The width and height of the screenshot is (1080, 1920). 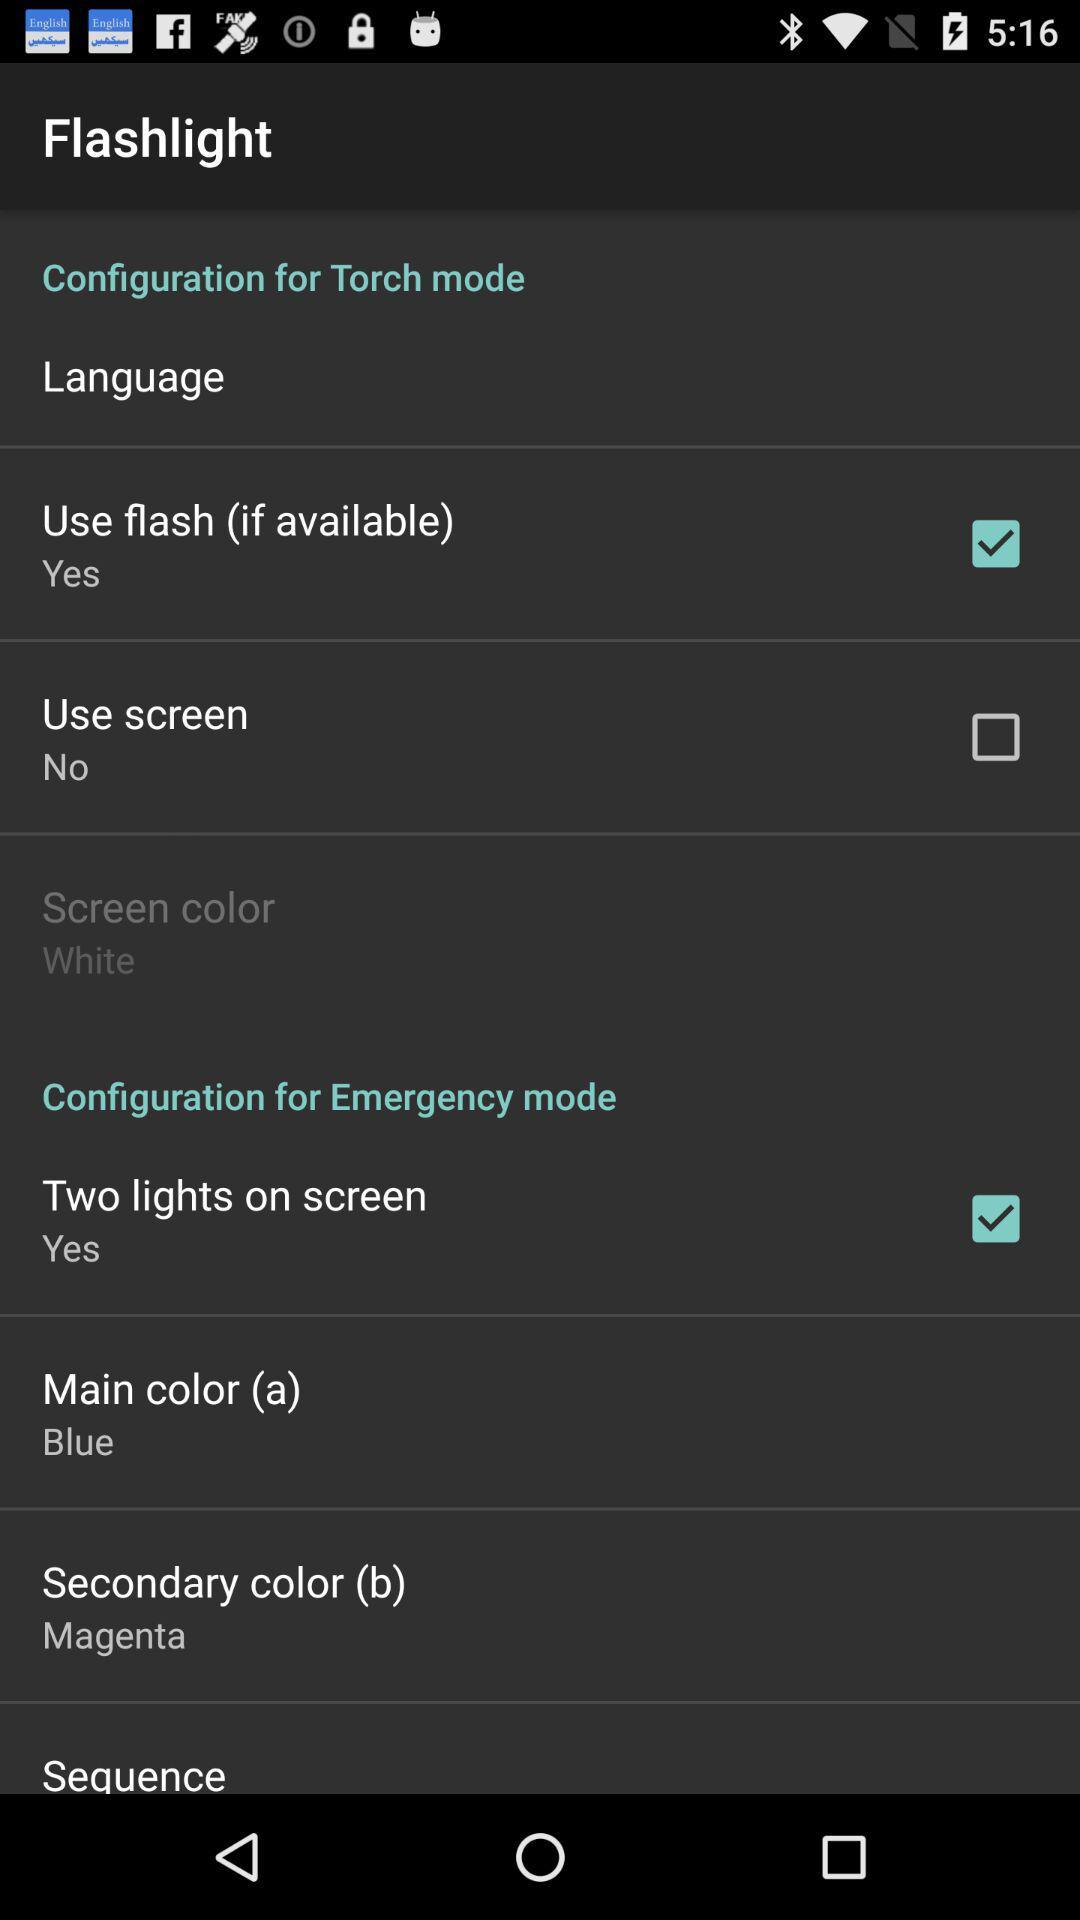 What do you see at coordinates (144, 712) in the screenshot?
I see `the use screen` at bounding box center [144, 712].